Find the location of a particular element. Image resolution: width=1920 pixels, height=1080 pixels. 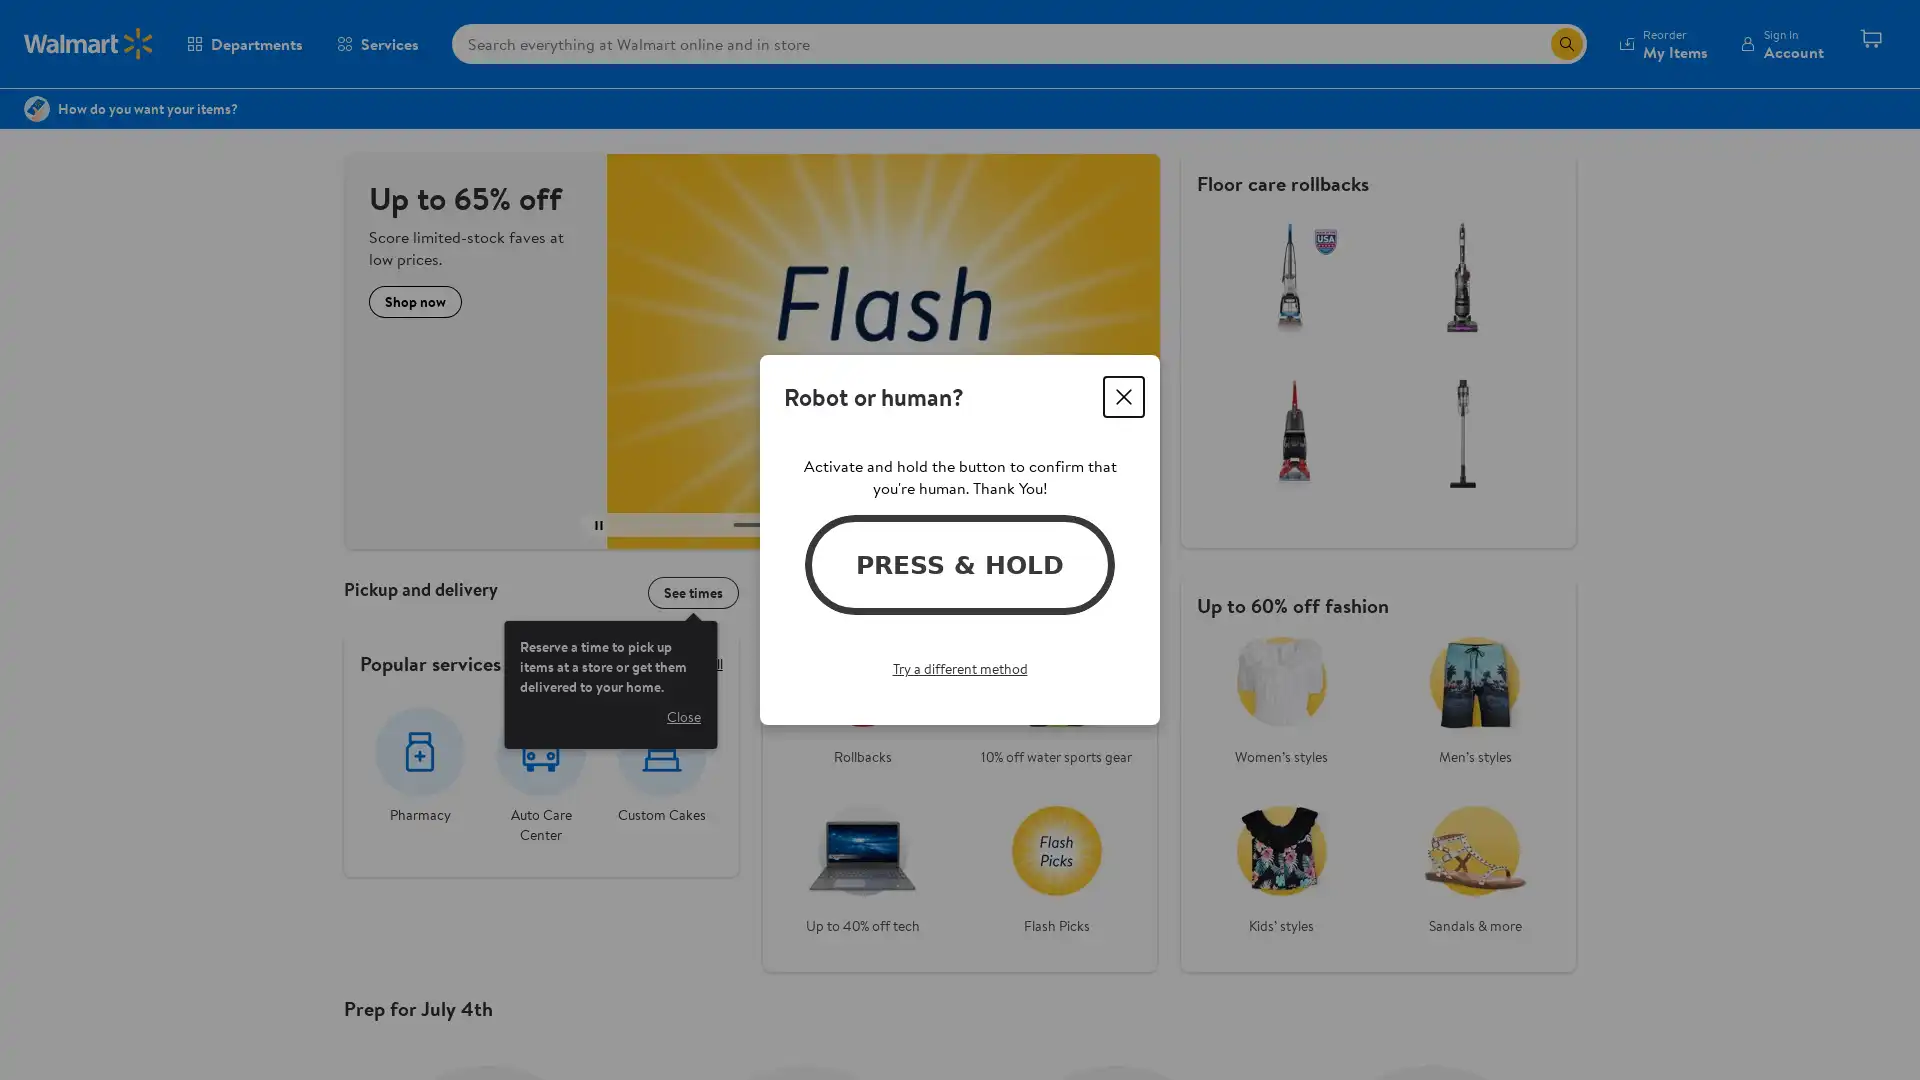

Close dialog is located at coordinates (1123, 397).